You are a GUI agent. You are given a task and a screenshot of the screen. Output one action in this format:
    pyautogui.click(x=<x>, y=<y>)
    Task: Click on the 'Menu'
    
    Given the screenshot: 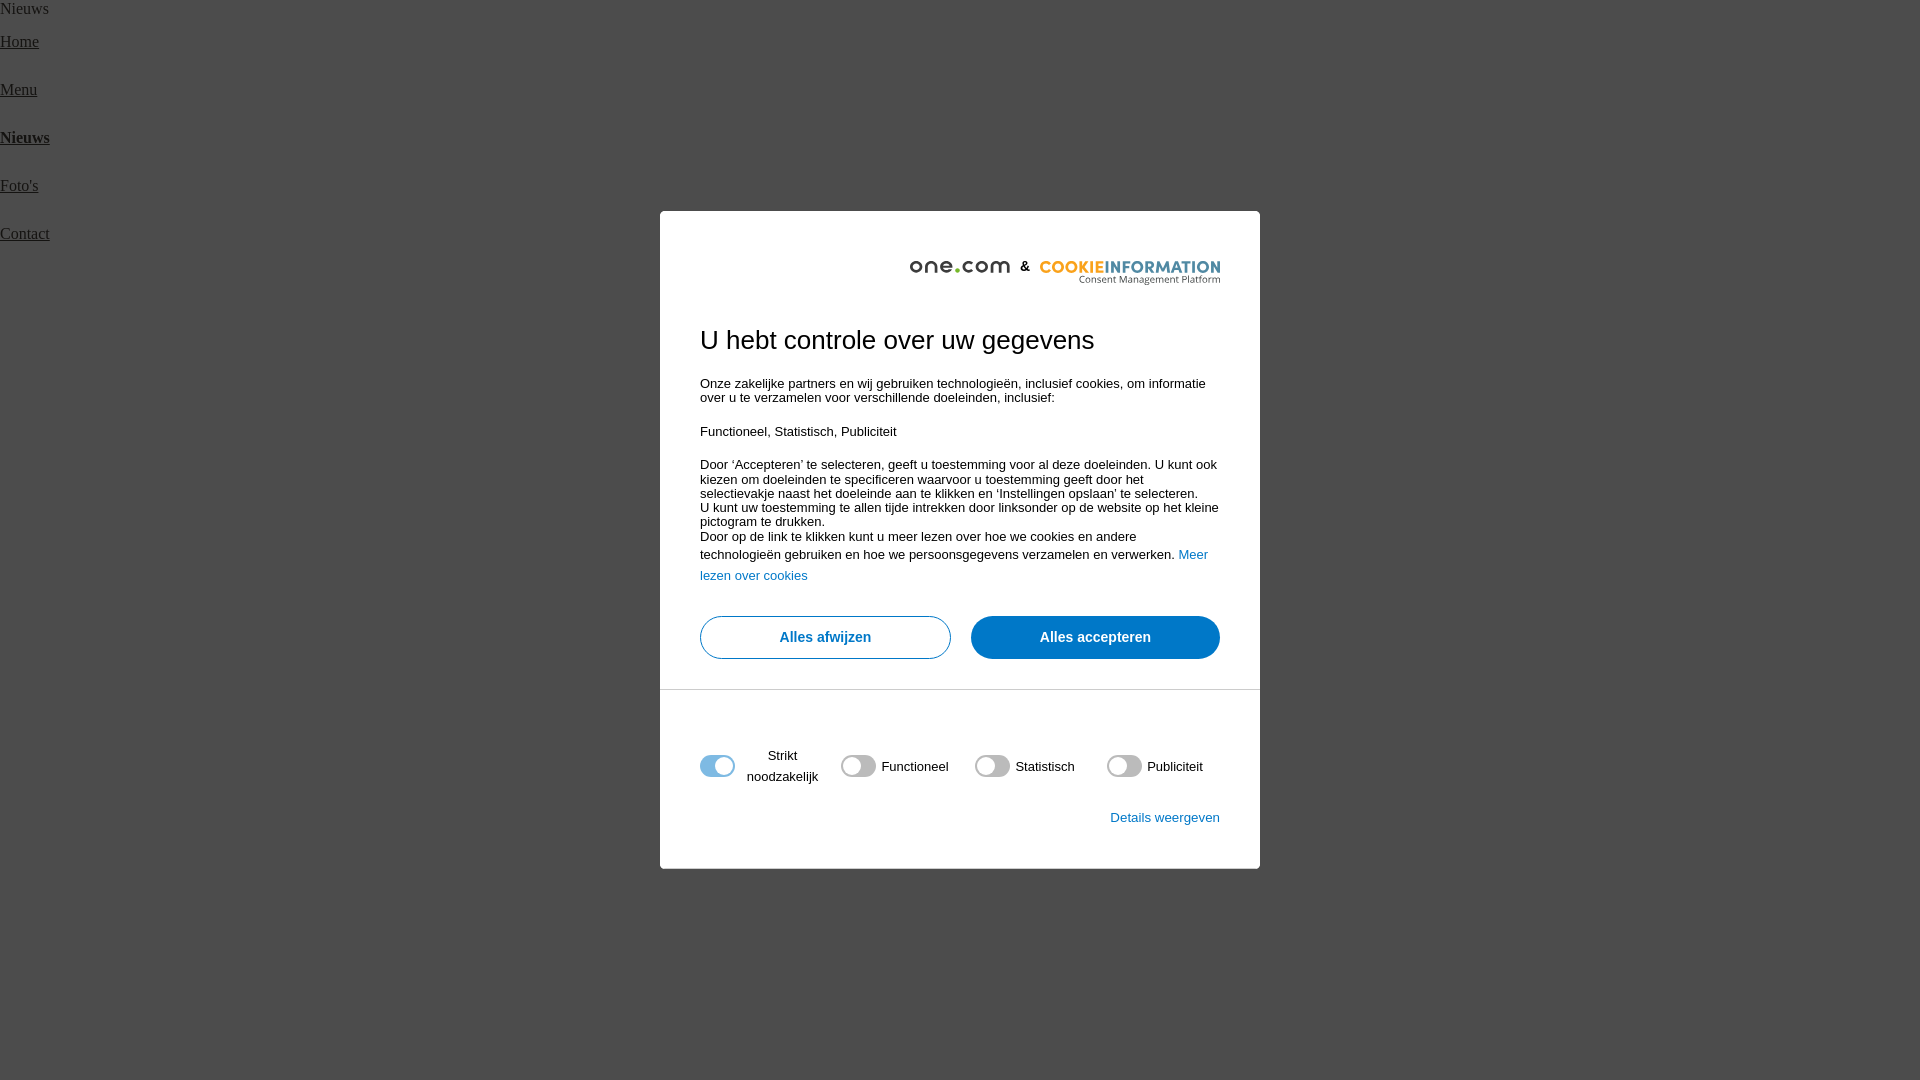 What is the action you would take?
    pyautogui.click(x=18, y=88)
    